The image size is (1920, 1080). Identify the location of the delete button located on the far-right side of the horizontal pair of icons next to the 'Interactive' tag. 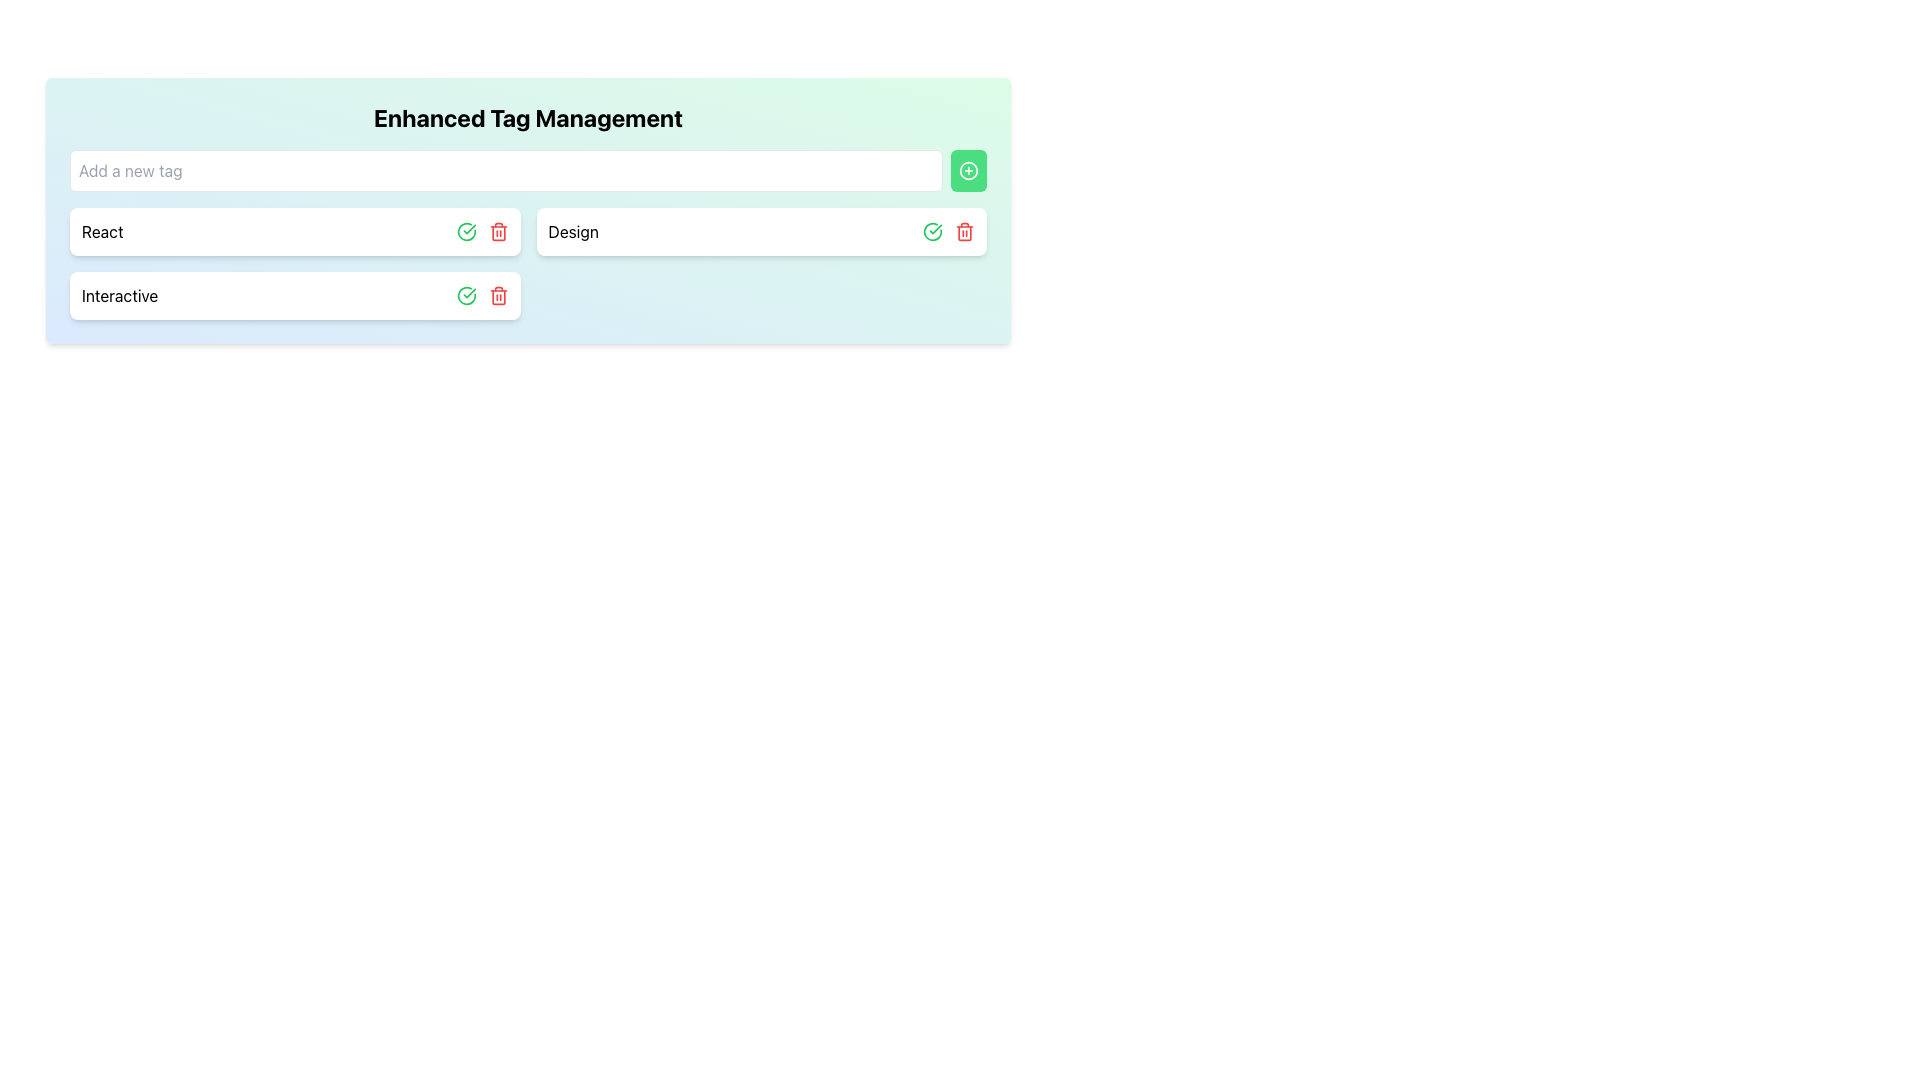
(498, 296).